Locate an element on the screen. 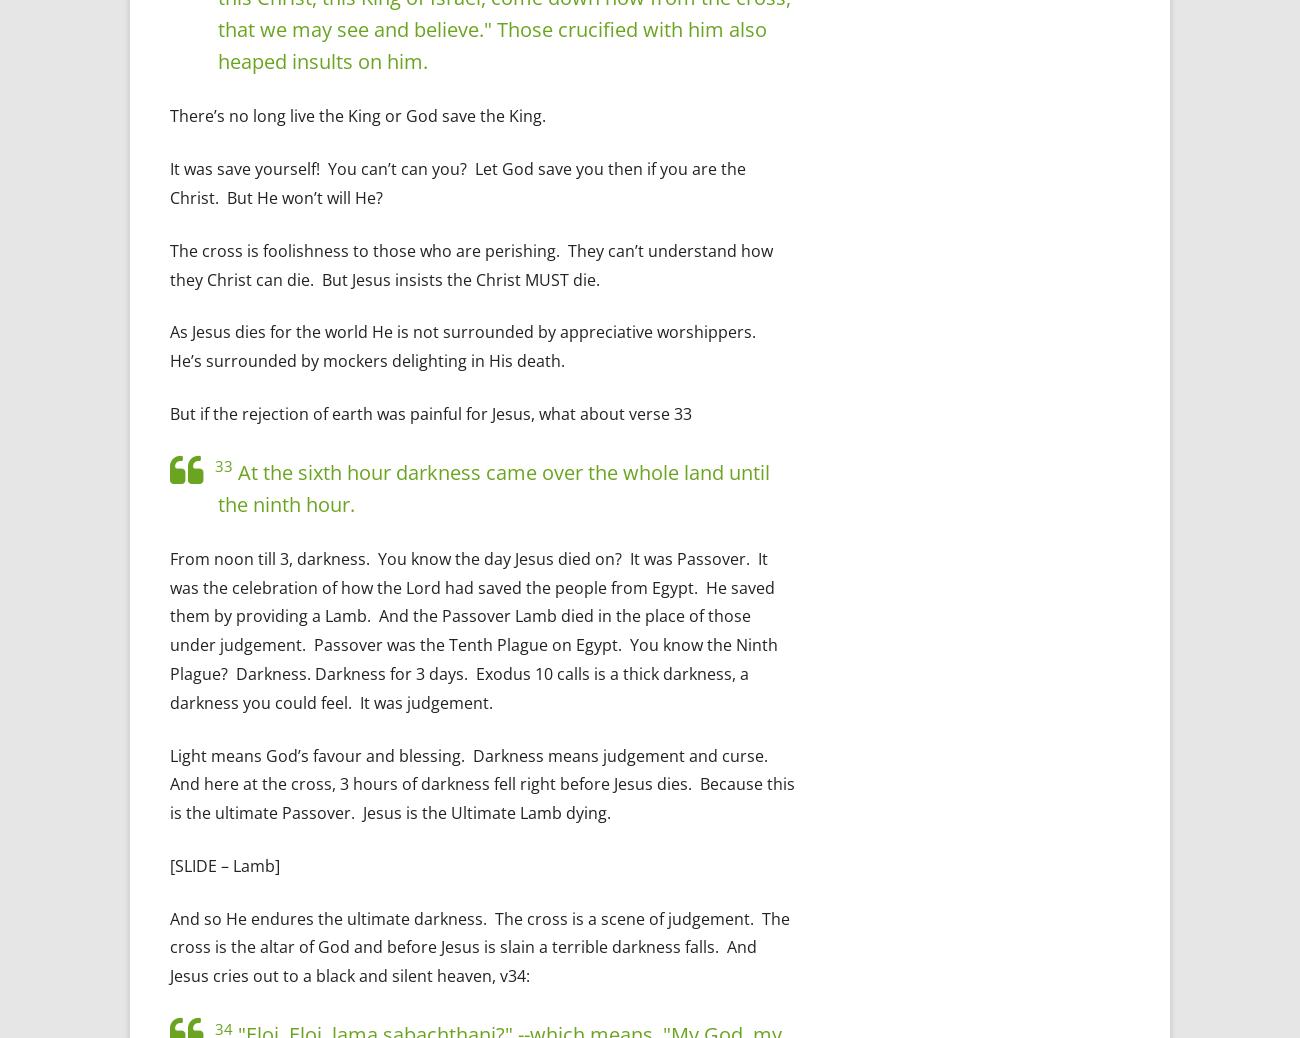  'At the sixth hour darkness came over the whole land until the ninth hour.' is located at coordinates (494, 487).